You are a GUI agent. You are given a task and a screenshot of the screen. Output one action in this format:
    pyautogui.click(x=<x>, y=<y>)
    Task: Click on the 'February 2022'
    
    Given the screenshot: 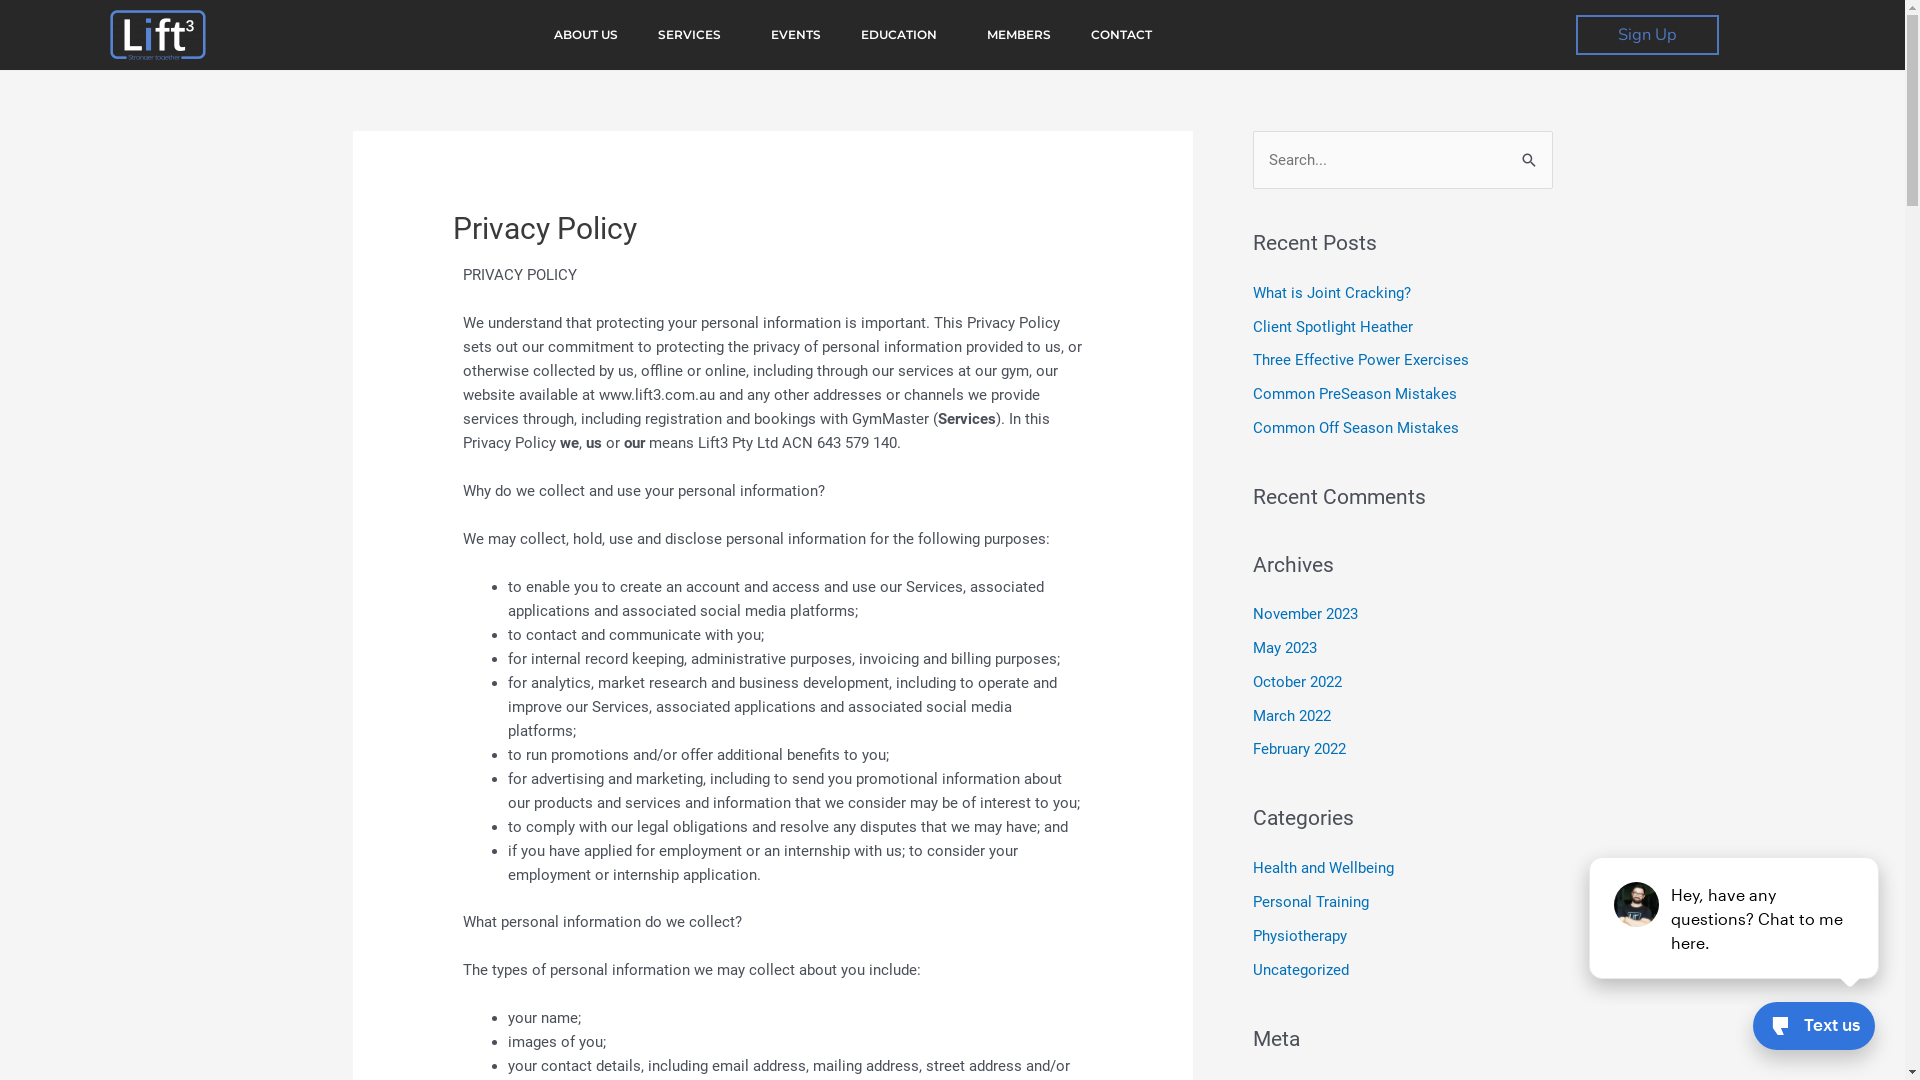 What is the action you would take?
    pyautogui.click(x=1298, y=748)
    